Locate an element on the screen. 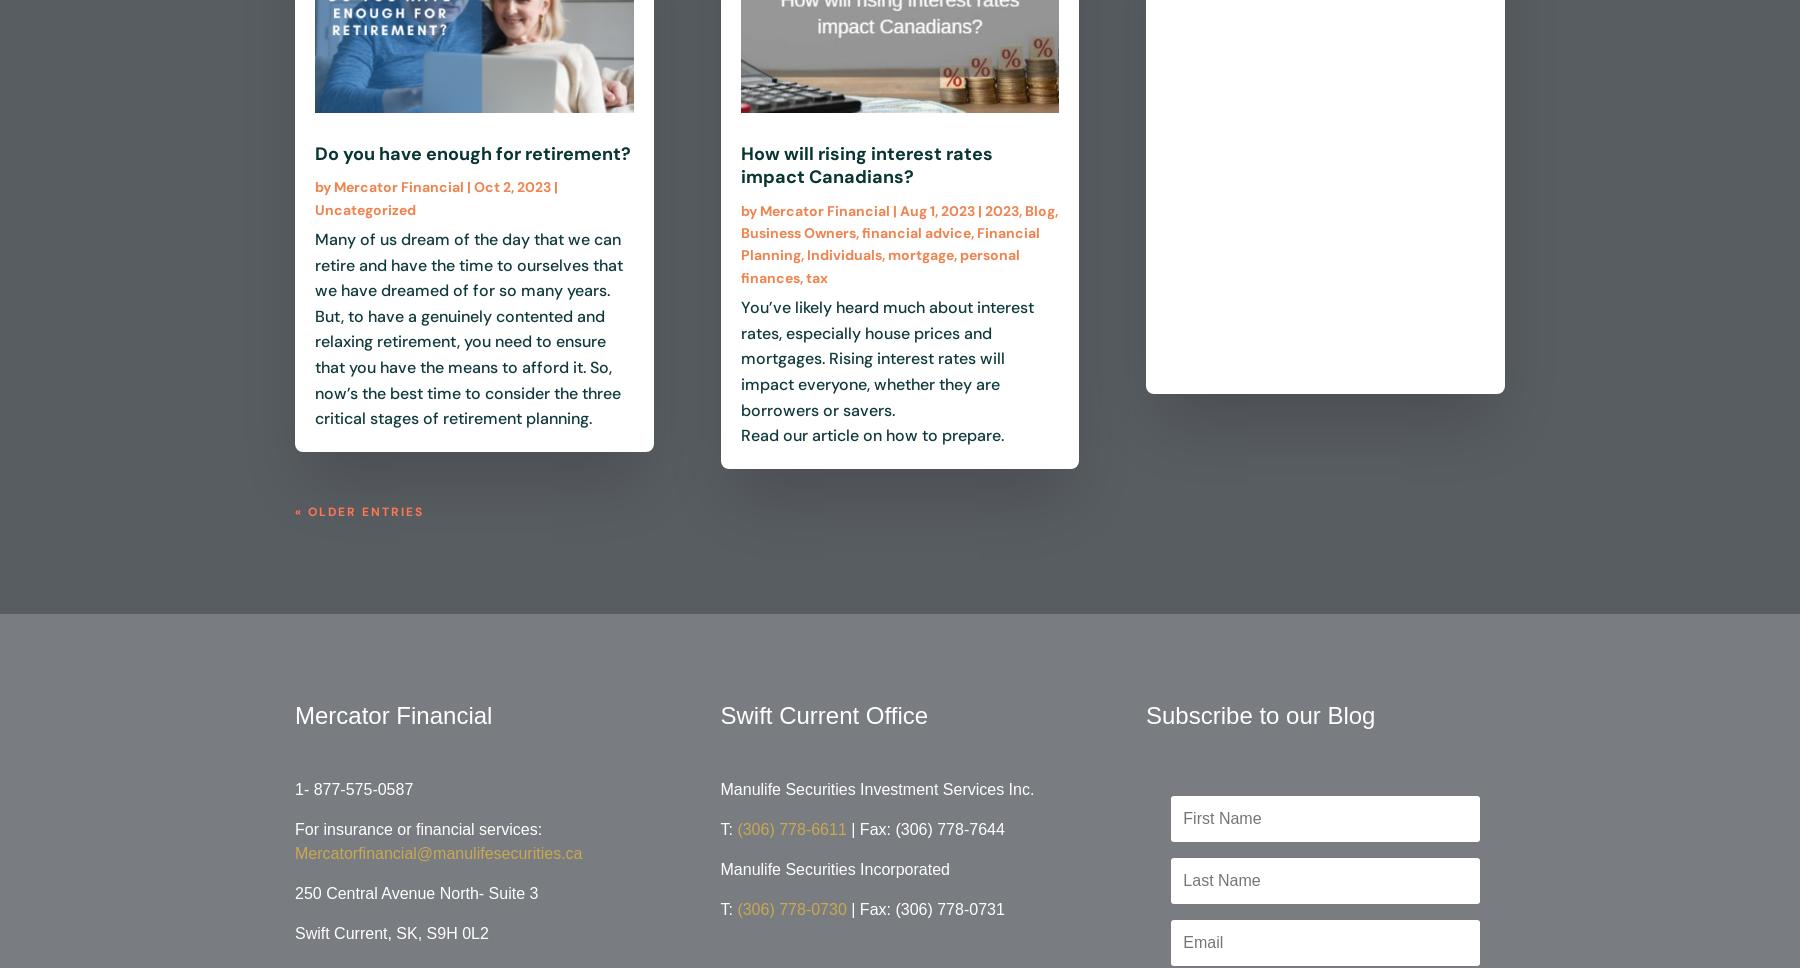 This screenshot has height=968, width=1800. 'Swift Current Office' is located at coordinates (824, 713).